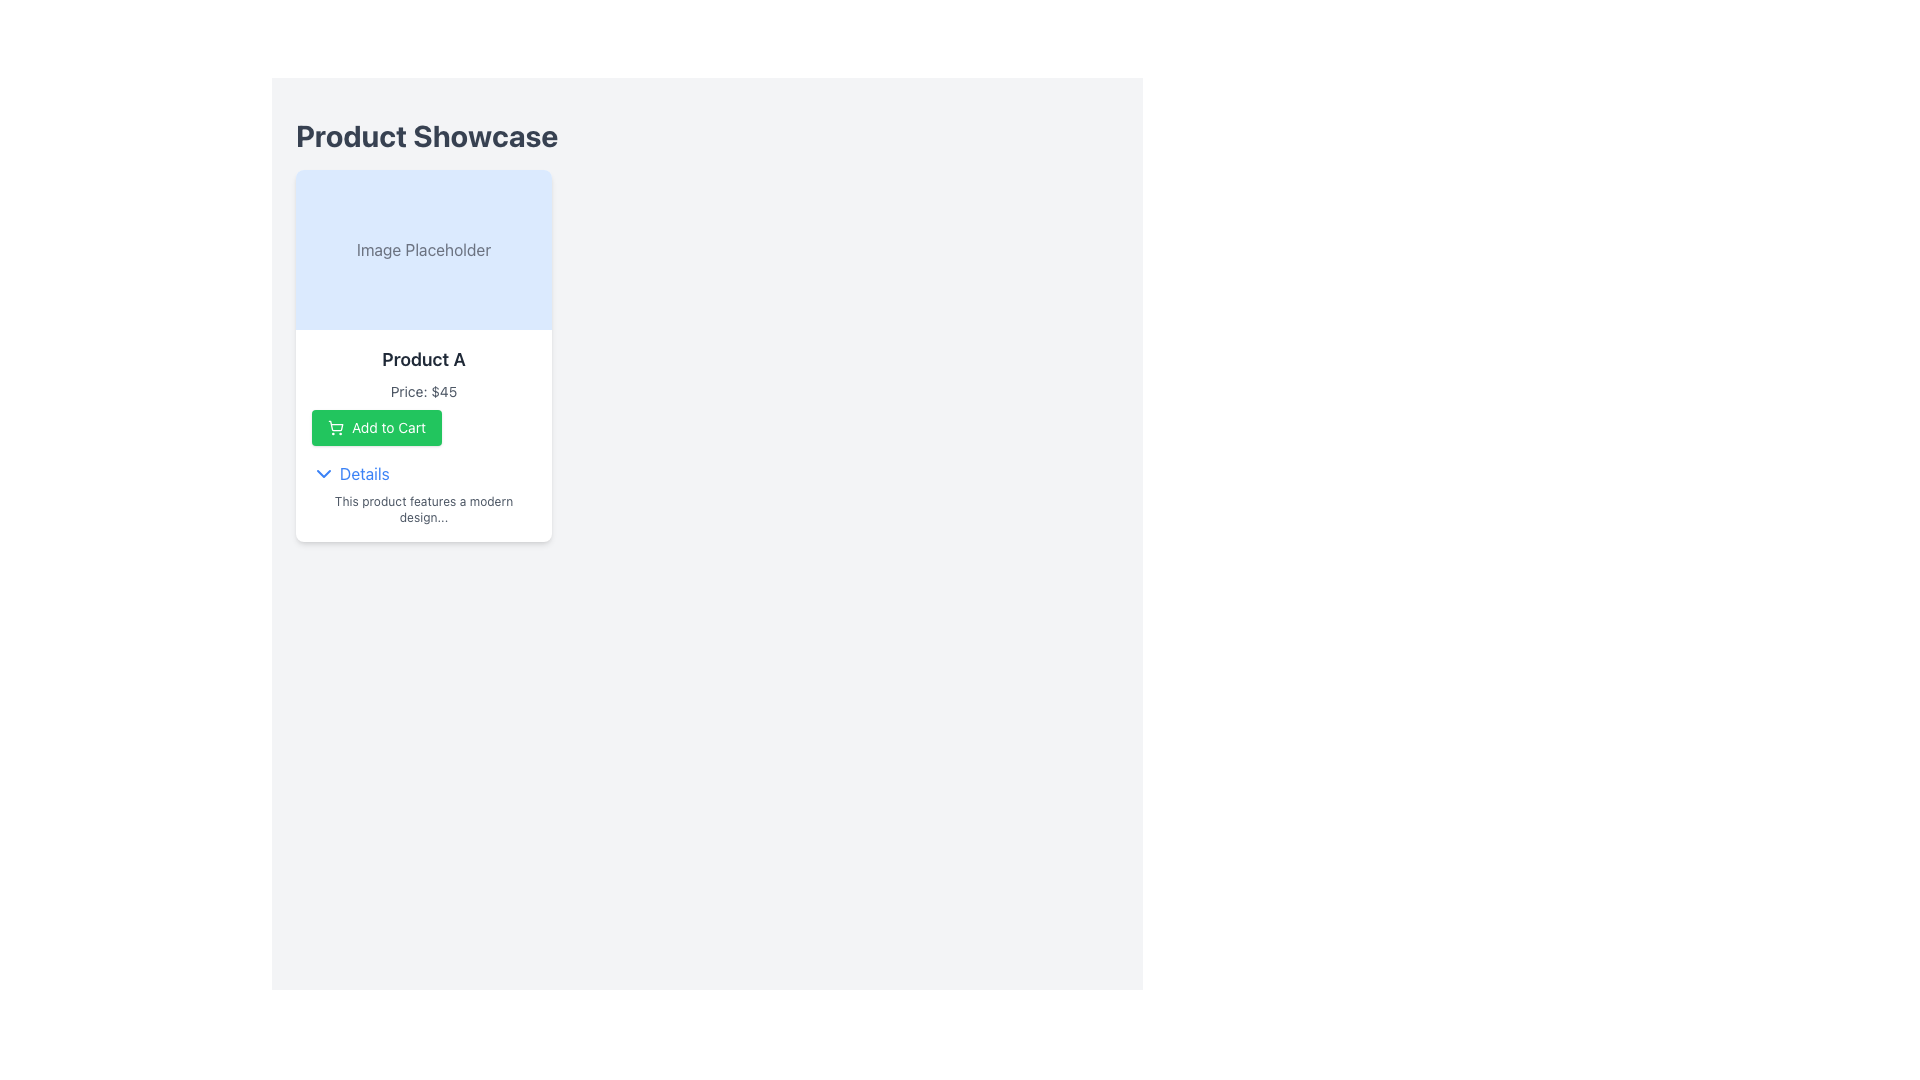 This screenshot has height=1080, width=1920. I want to click on the shopping cart icon located within the 'Add to Cart' button for interactivity, so click(336, 425).